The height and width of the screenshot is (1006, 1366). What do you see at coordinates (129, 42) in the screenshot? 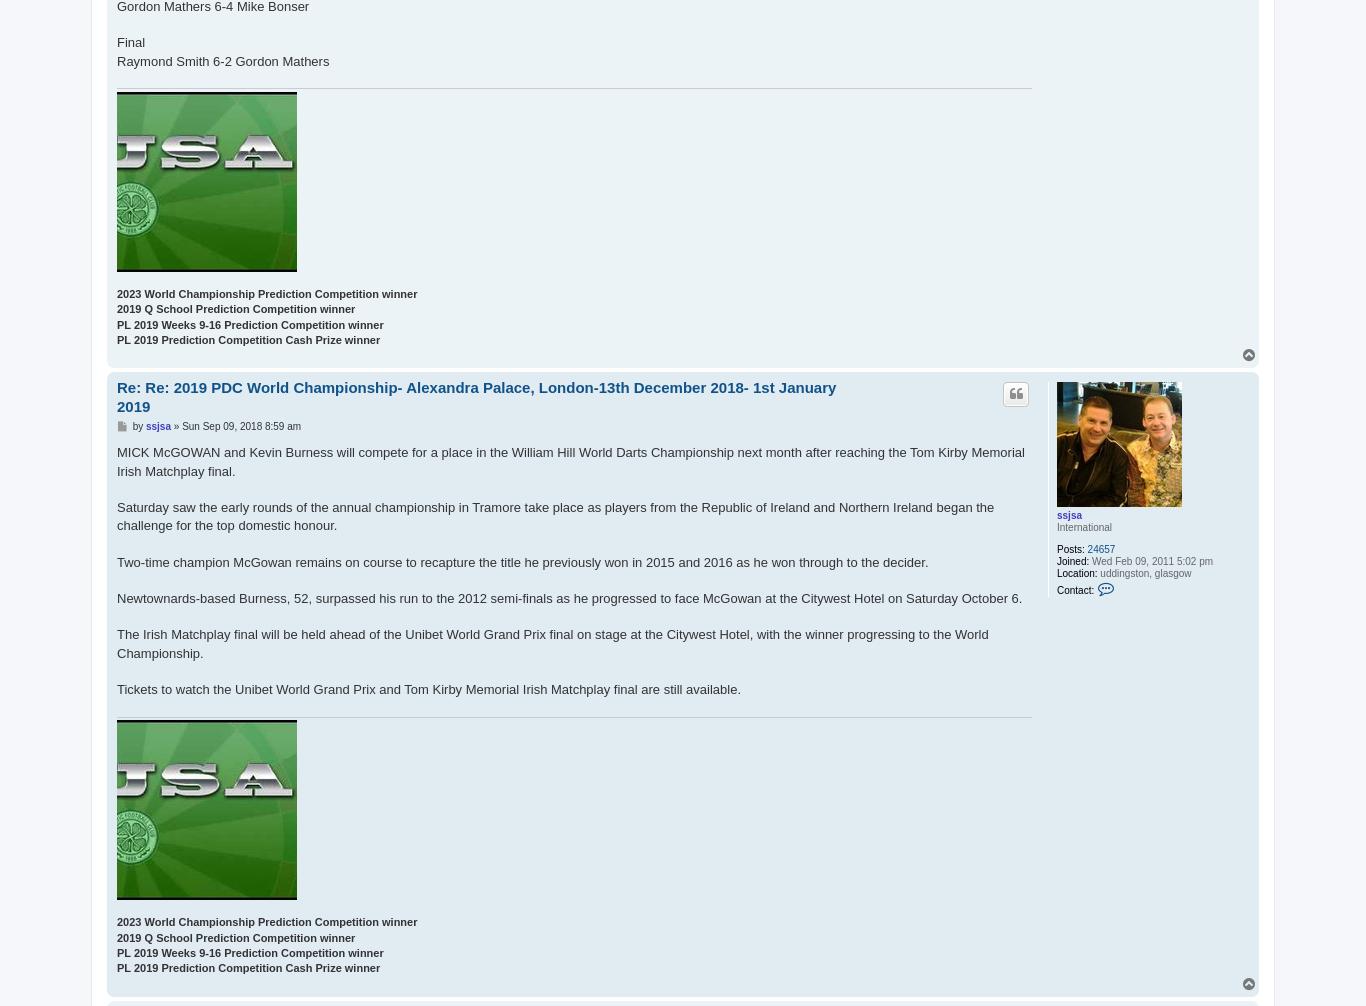
I see `'Final'` at bounding box center [129, 42].